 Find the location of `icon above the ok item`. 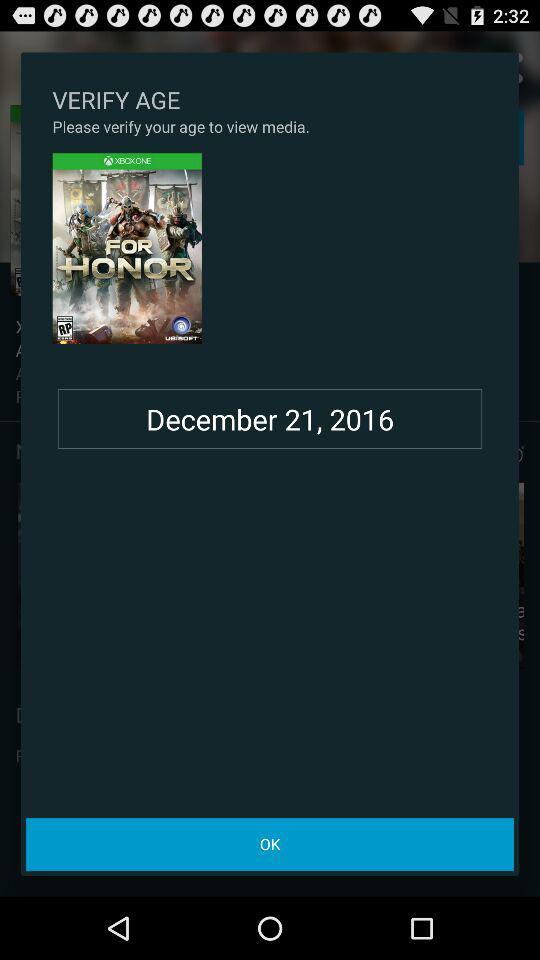

icon above the ok item is located at coordinates (270, 418).